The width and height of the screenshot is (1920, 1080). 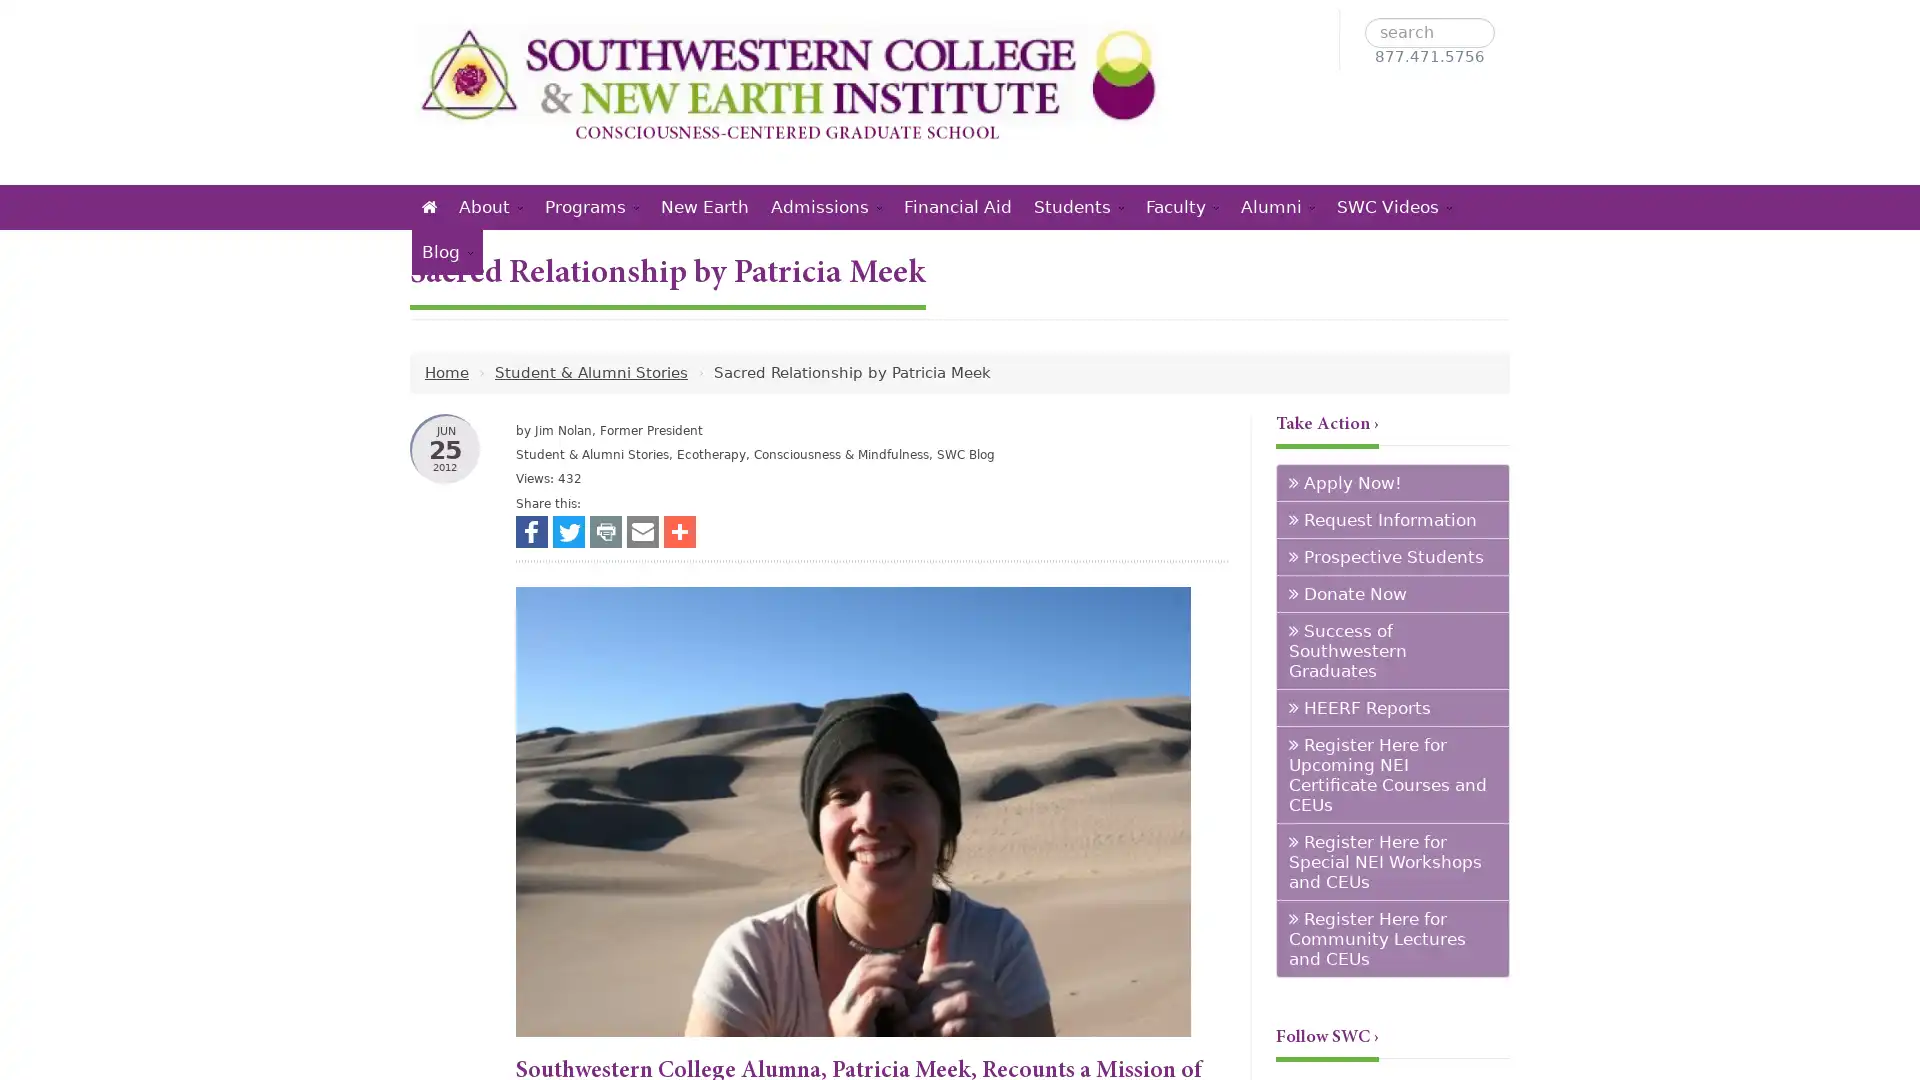 What do you see at coordinates (568, 530) in the screenshot?
I see `Share to Twitter` at bounding box center [568, 530].